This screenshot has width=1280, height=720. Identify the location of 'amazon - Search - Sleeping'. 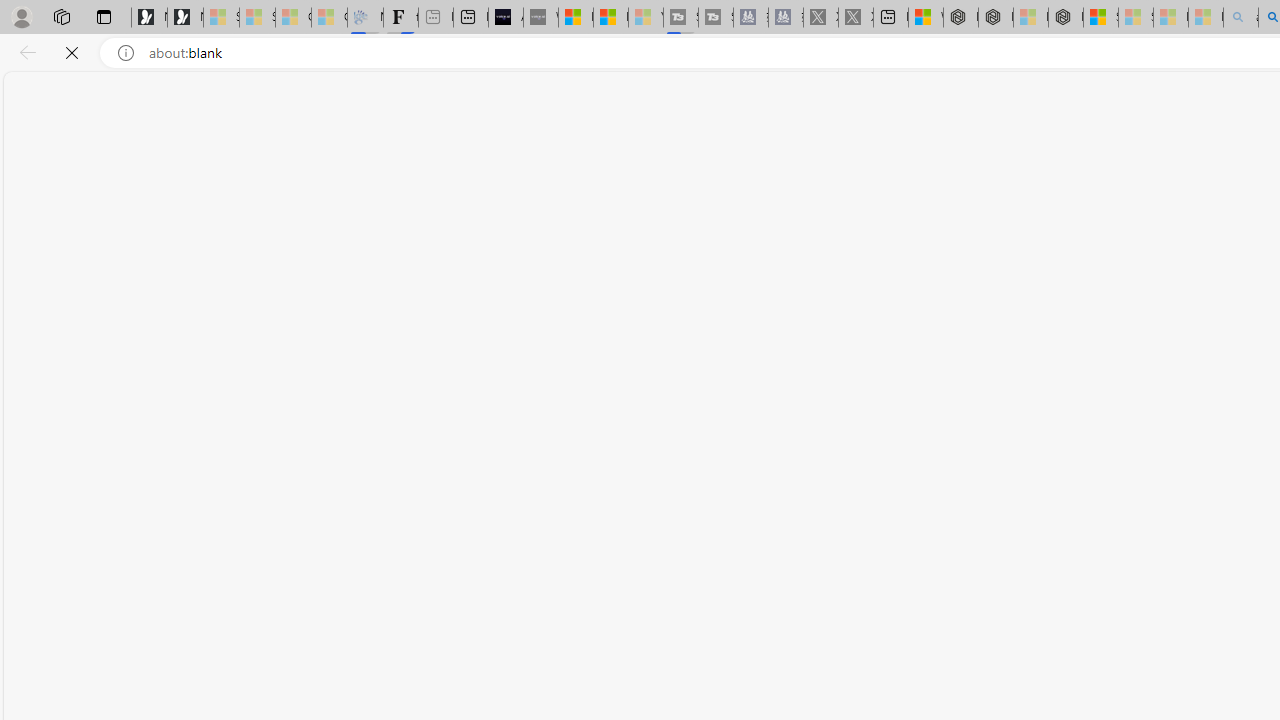
(1239, 17).